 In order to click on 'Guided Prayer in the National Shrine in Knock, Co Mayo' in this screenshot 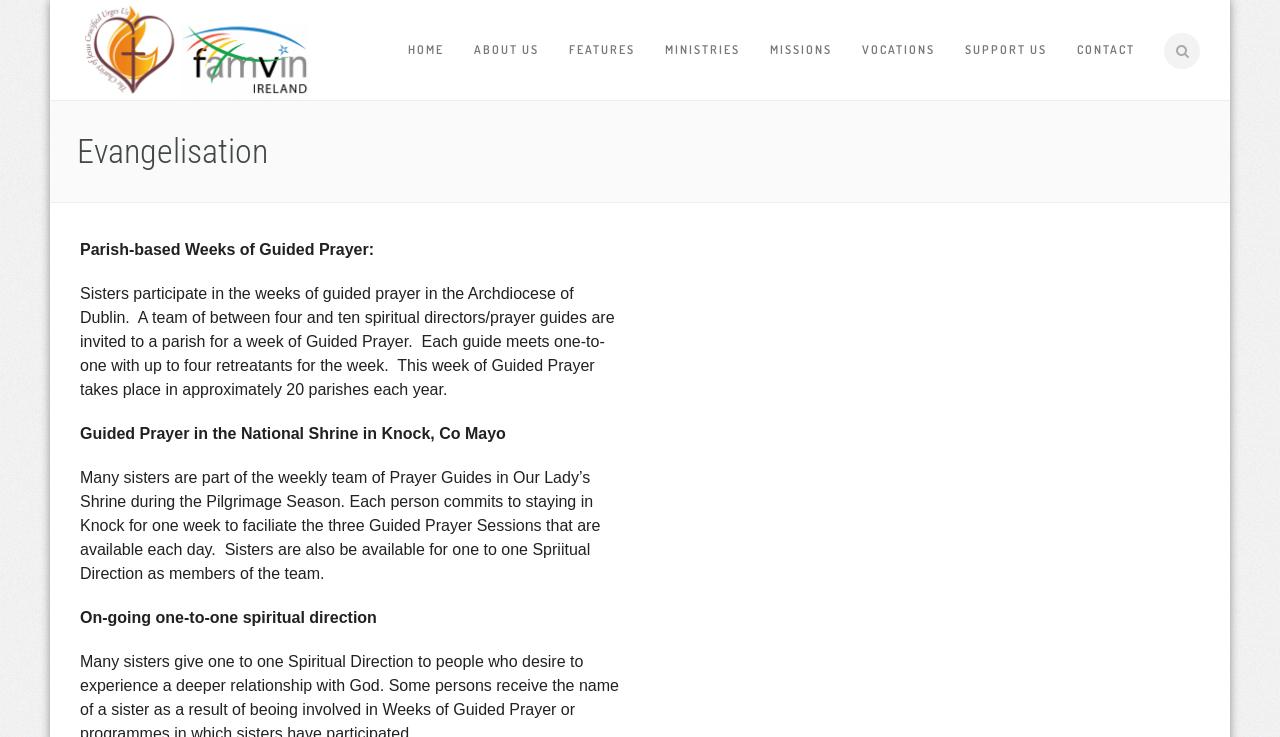, I will do `click(291, 432)`.